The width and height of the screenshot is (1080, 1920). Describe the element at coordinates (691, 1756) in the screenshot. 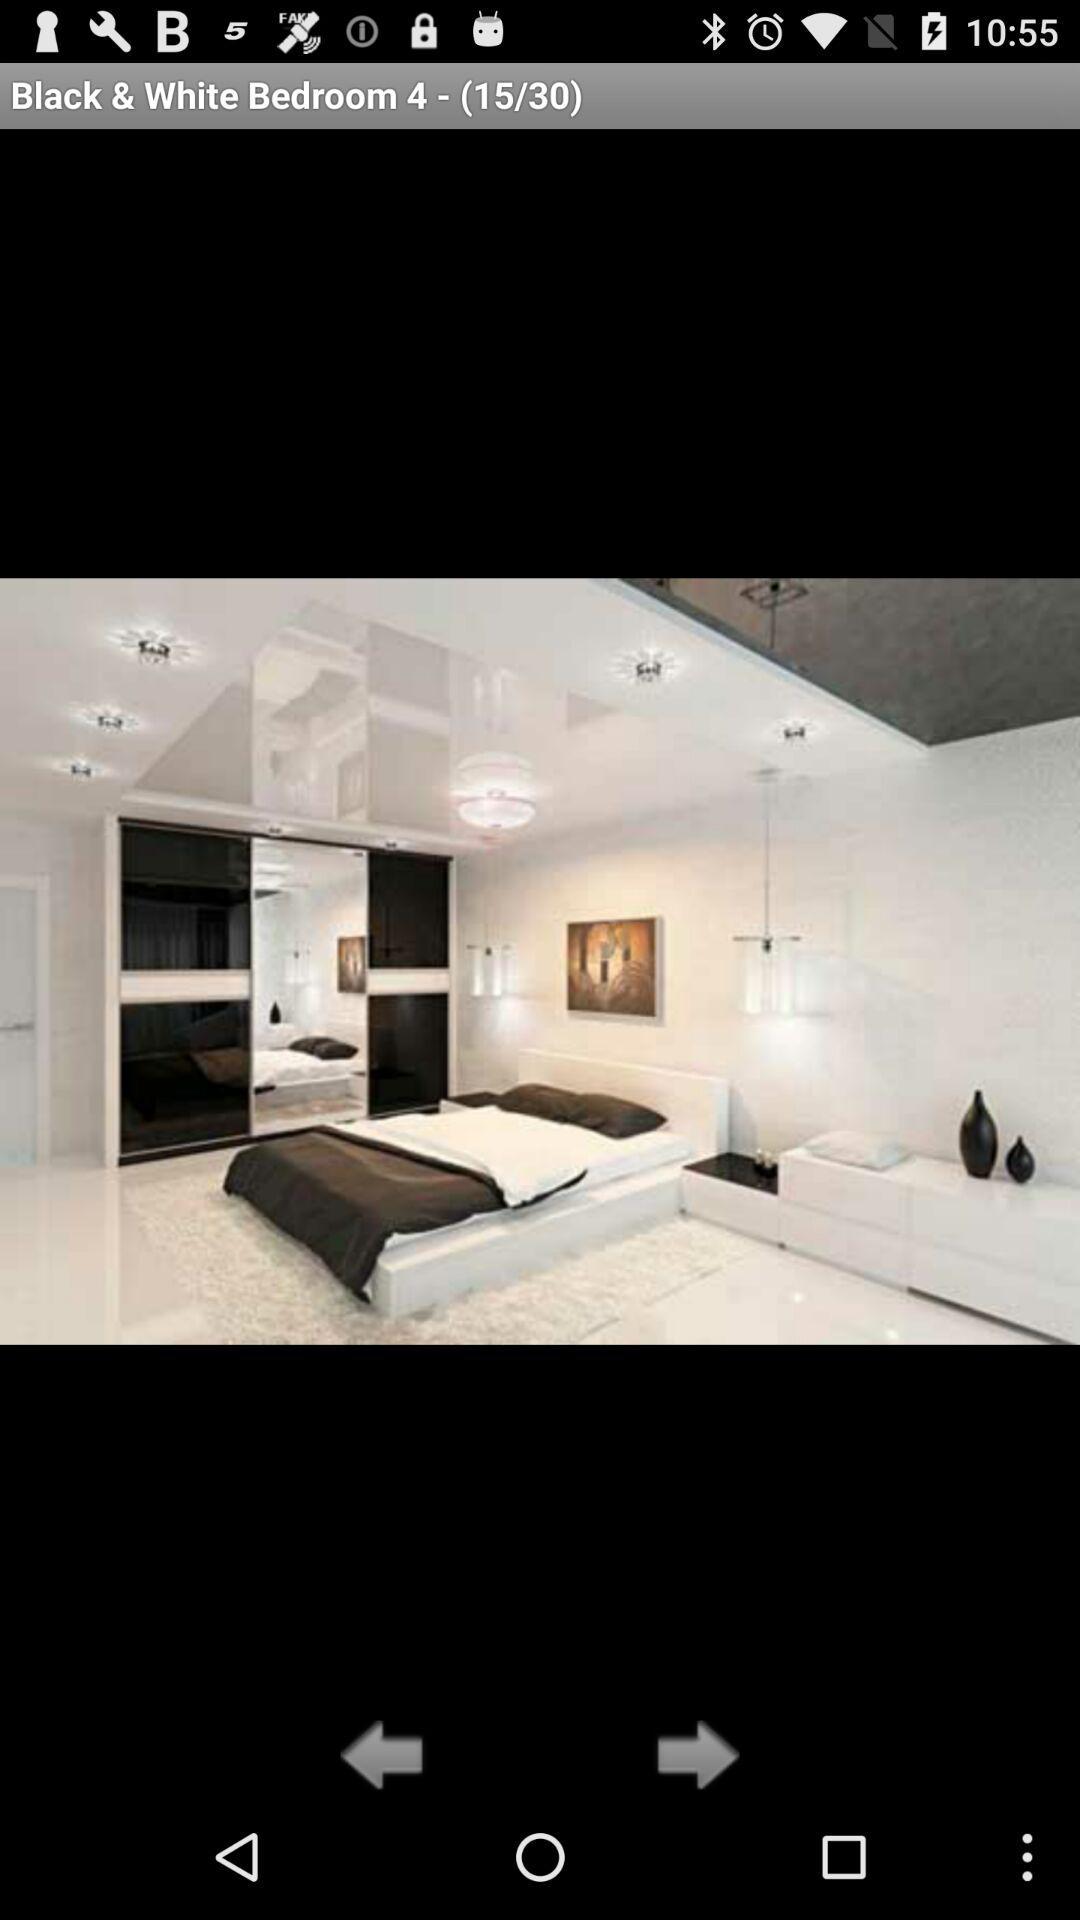

I see `go forward` at that location.